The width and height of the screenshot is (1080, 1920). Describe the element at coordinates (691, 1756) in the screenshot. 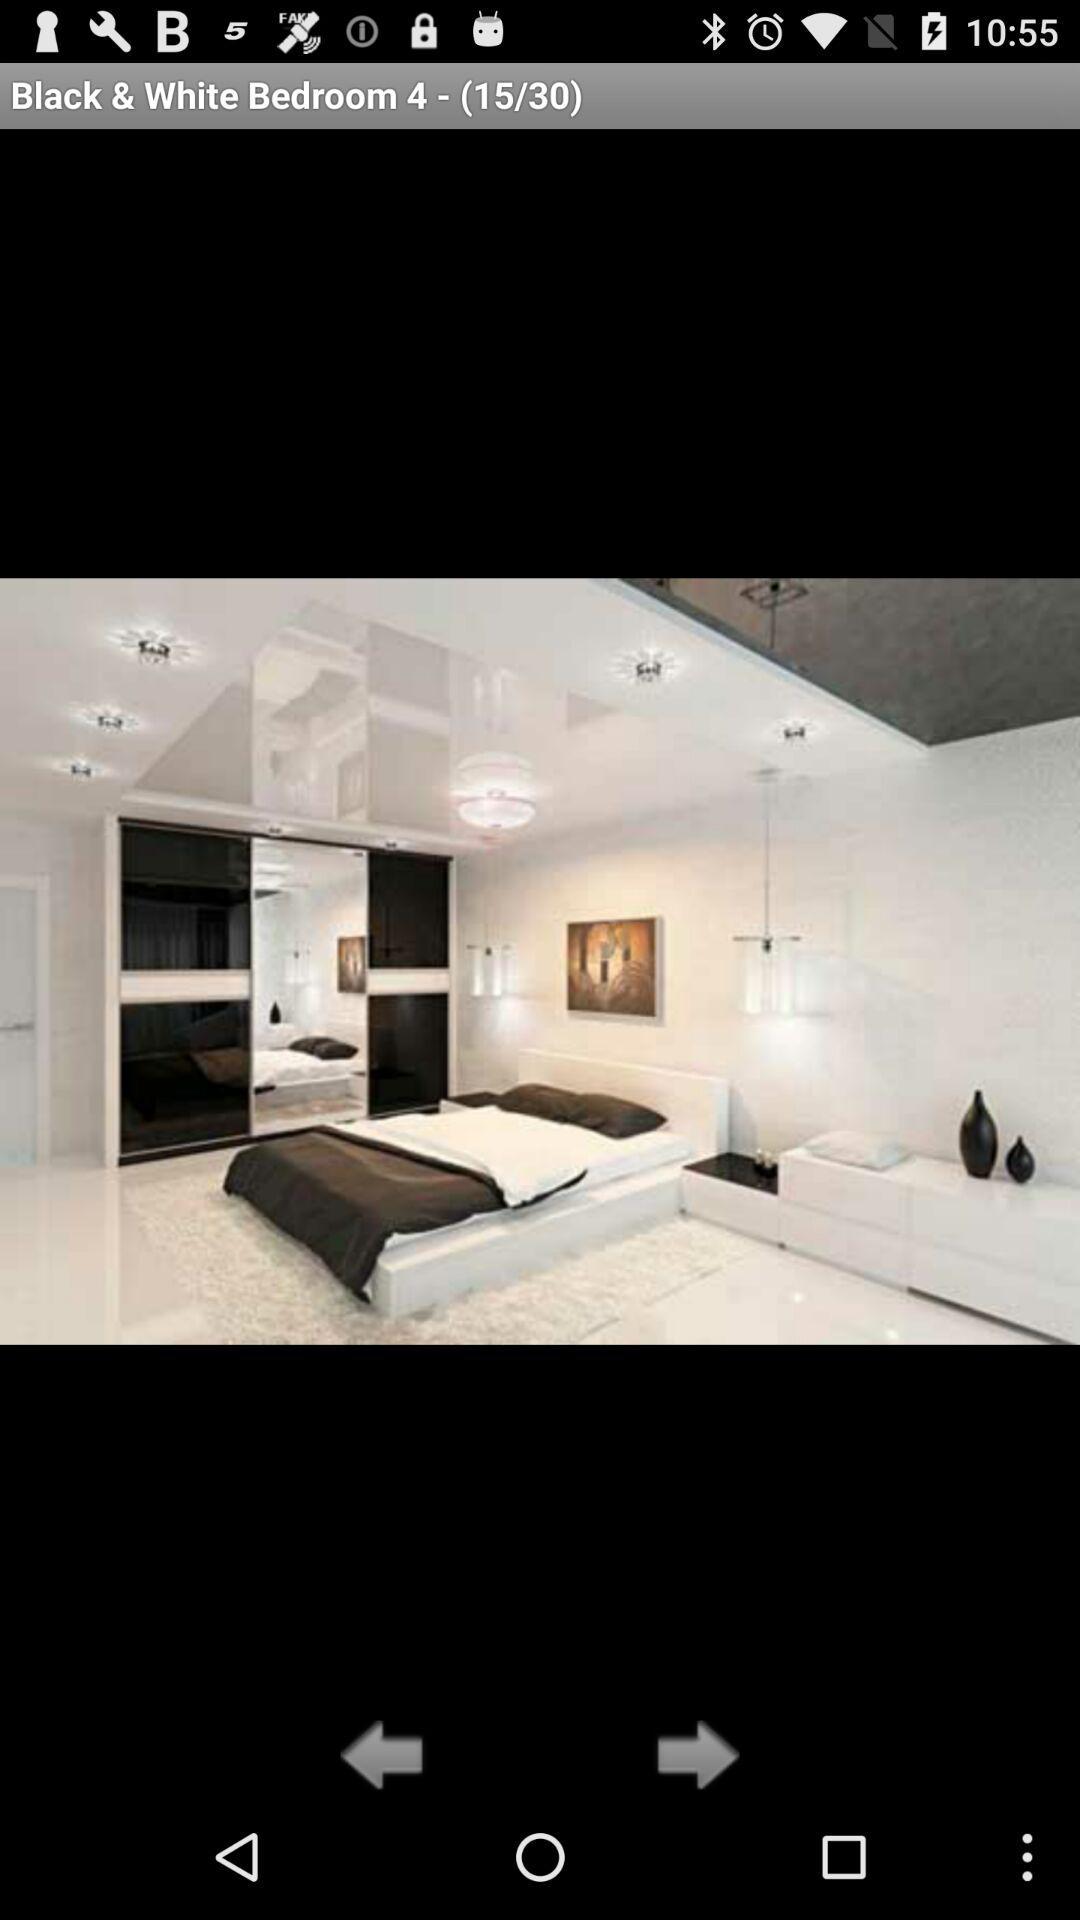

I see `go forward` at that location.